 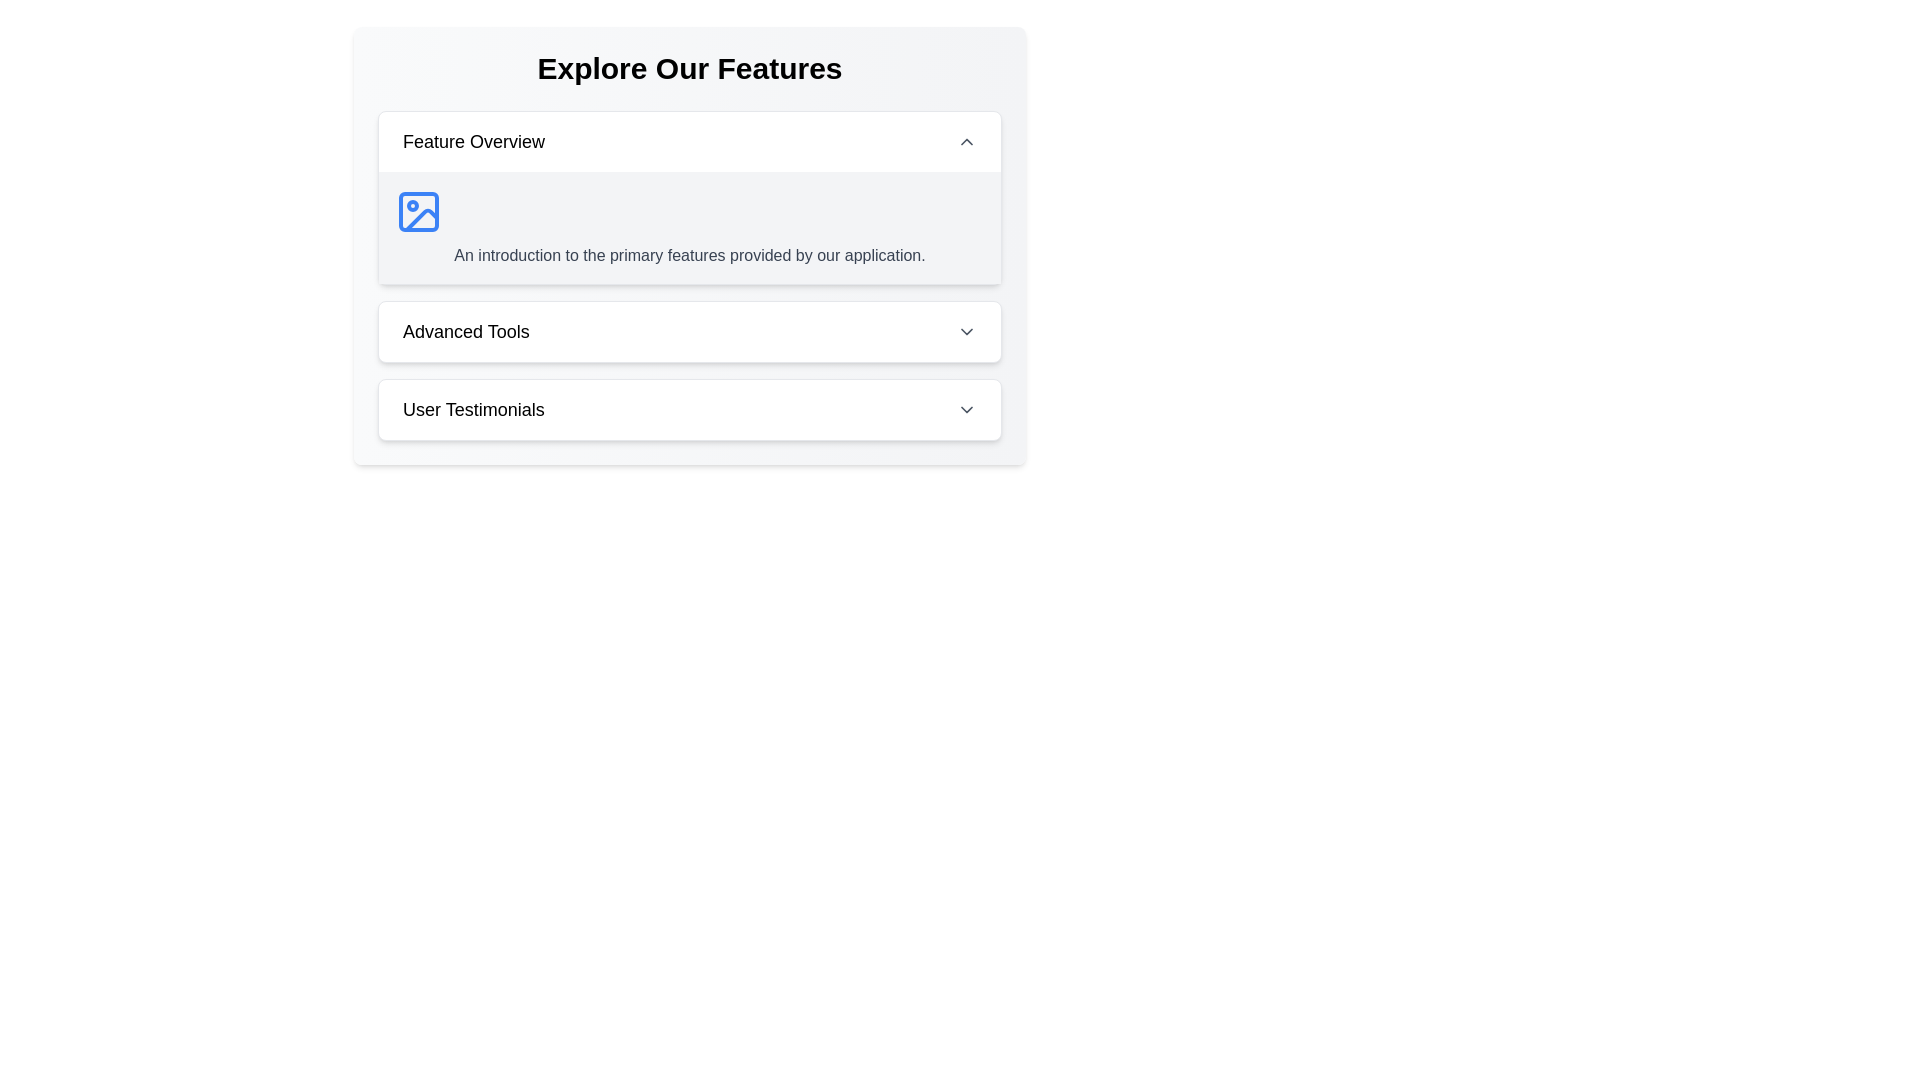 What do you see at coordinates (690, 254) in the screenshot?
I see `text paragraph styled with a gray font that introduces the features of the application, located under the 'Feature Overview' heading` at bounding box center [690, 254].